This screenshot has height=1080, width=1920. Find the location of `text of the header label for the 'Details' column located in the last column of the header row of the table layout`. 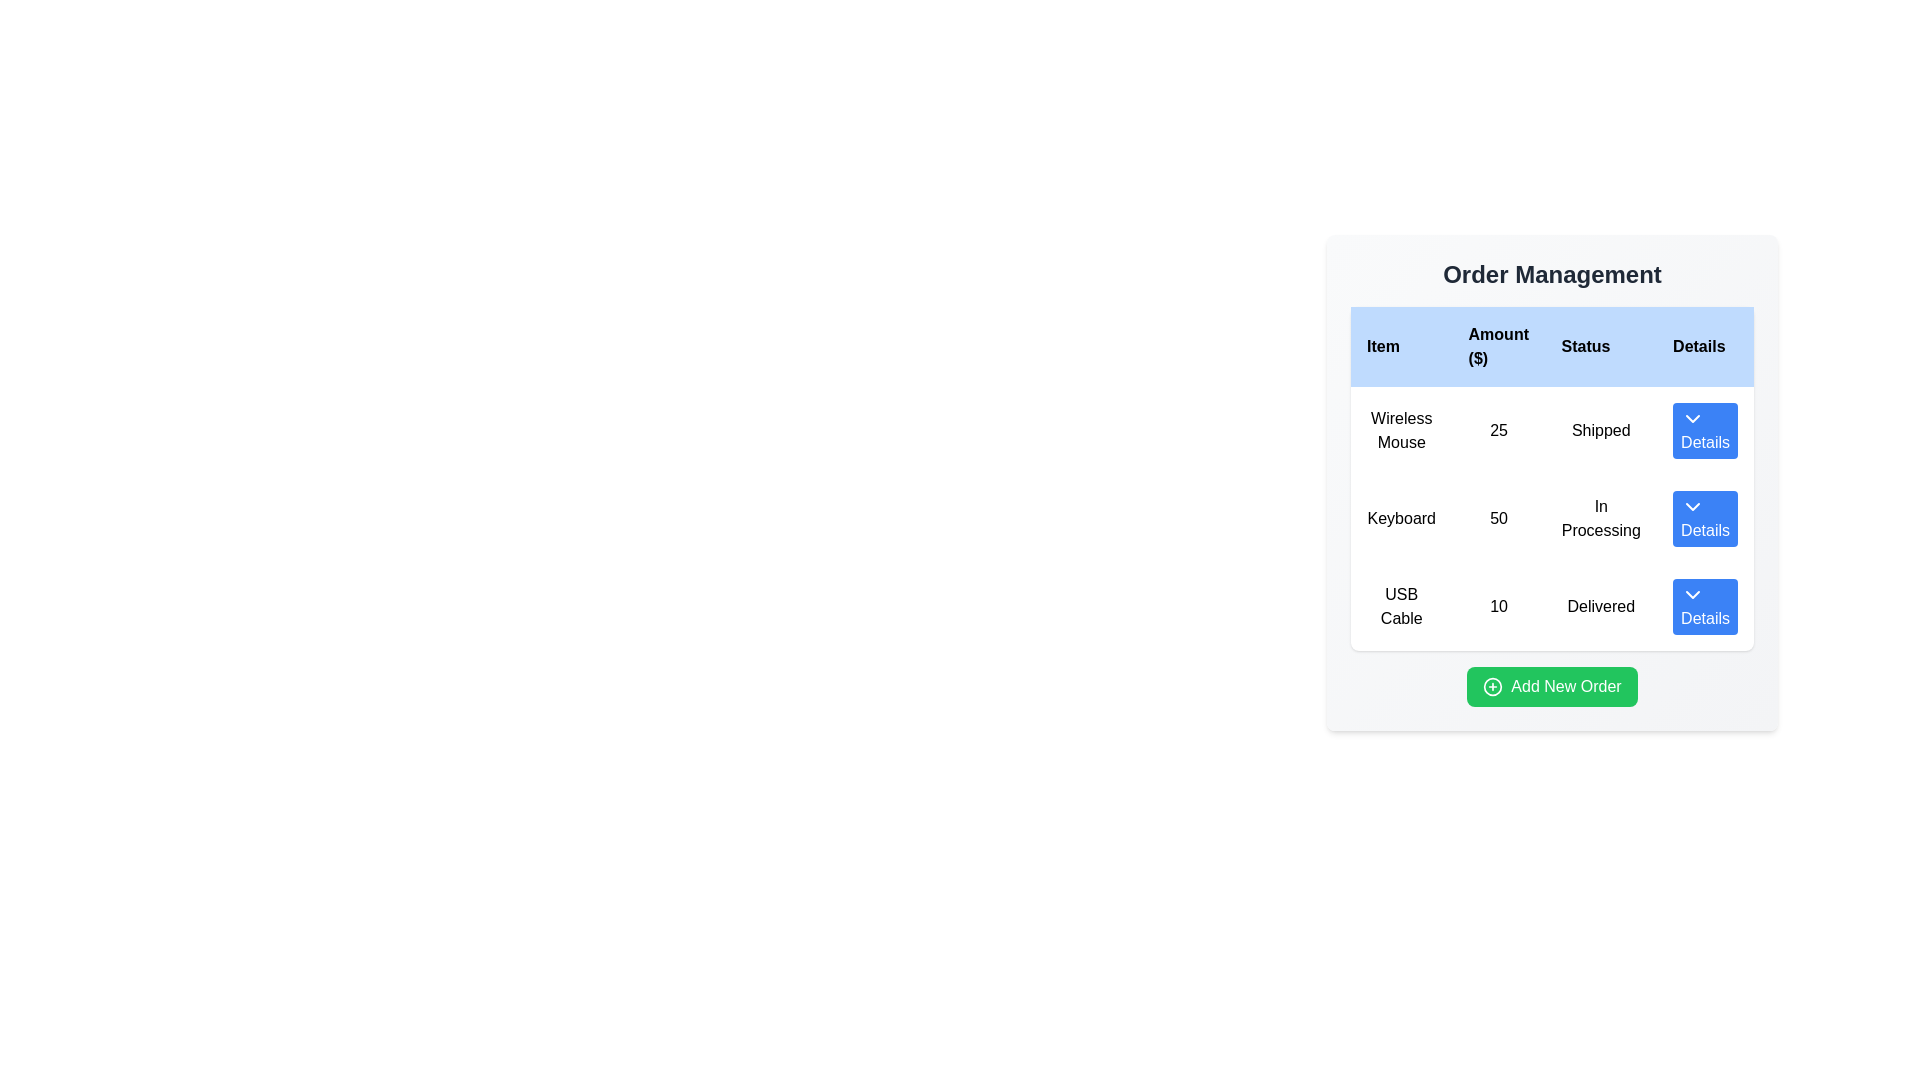

text of the header label for the 'Details' column located in the last column of the header row of the table layout is located at coordinates (1704, 346).